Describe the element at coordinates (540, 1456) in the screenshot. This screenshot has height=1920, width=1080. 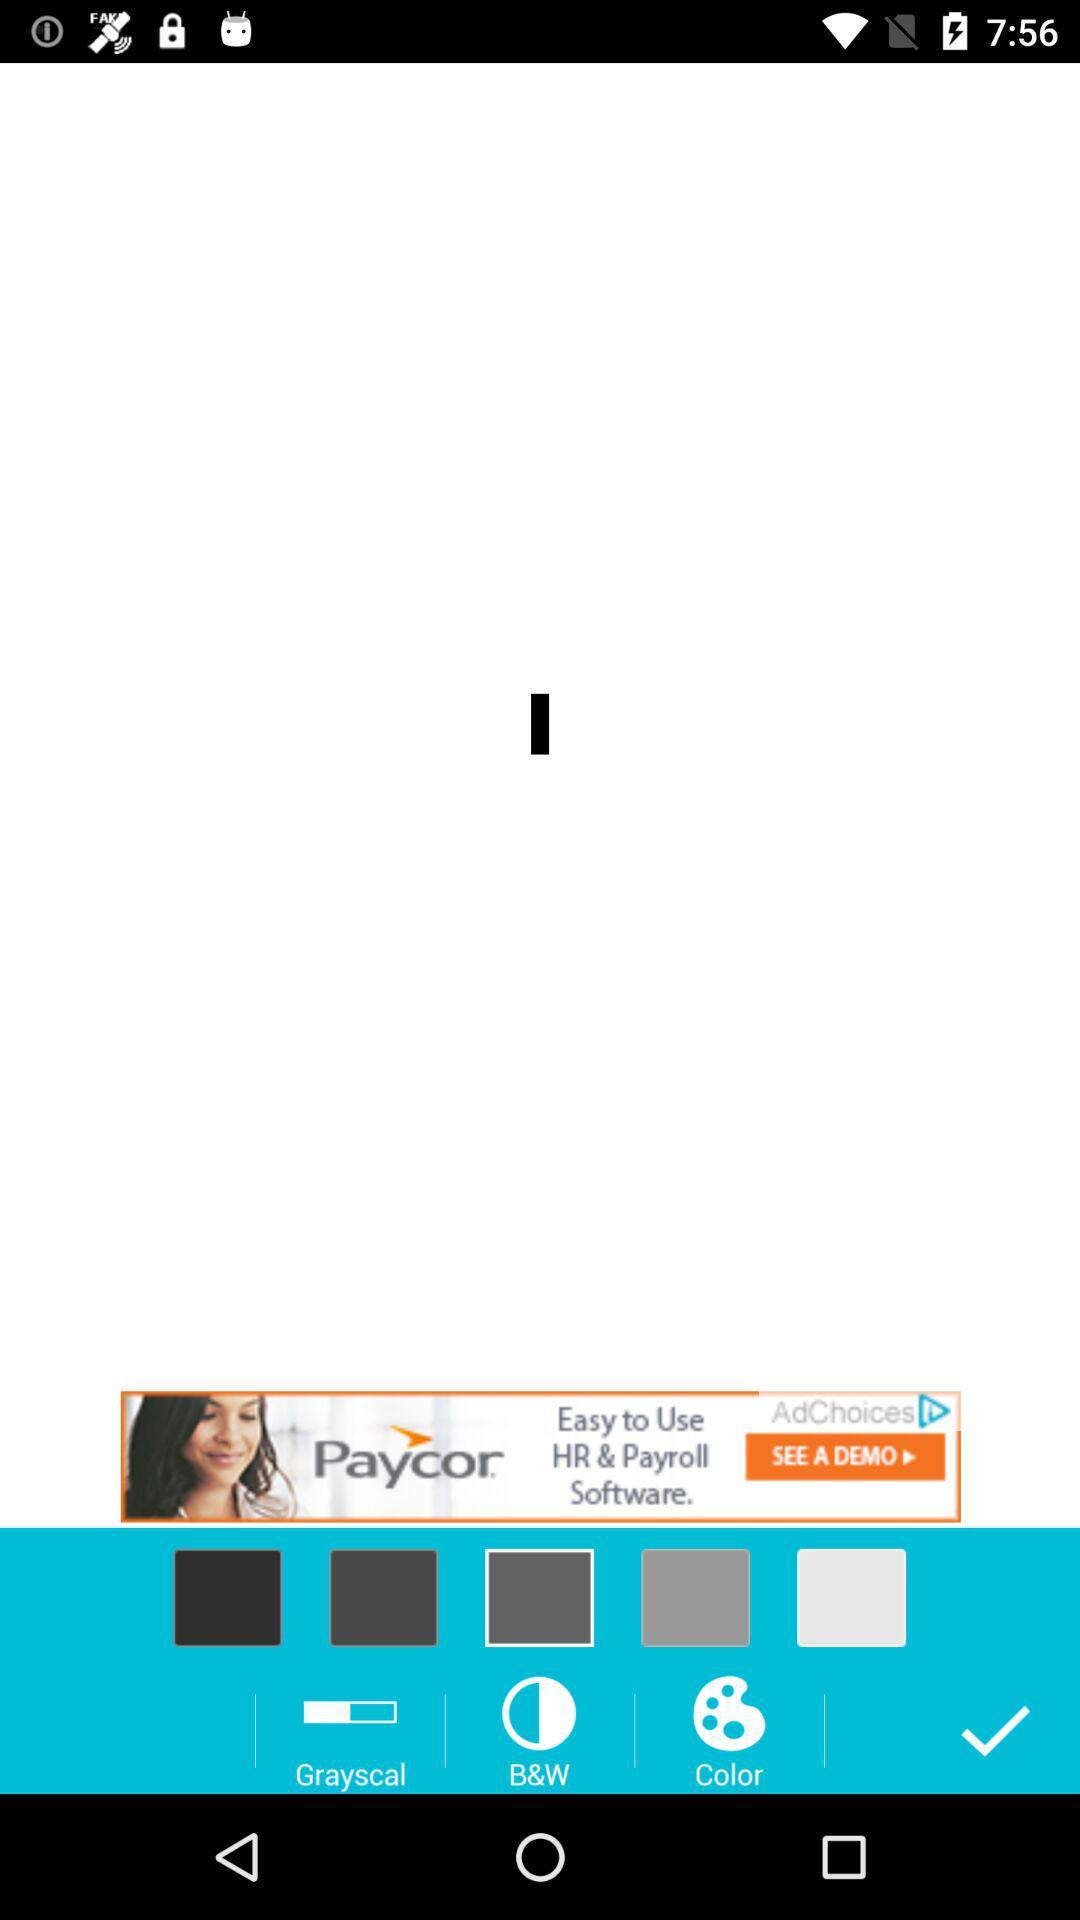
I see `camera to pdf scanner` at that location.